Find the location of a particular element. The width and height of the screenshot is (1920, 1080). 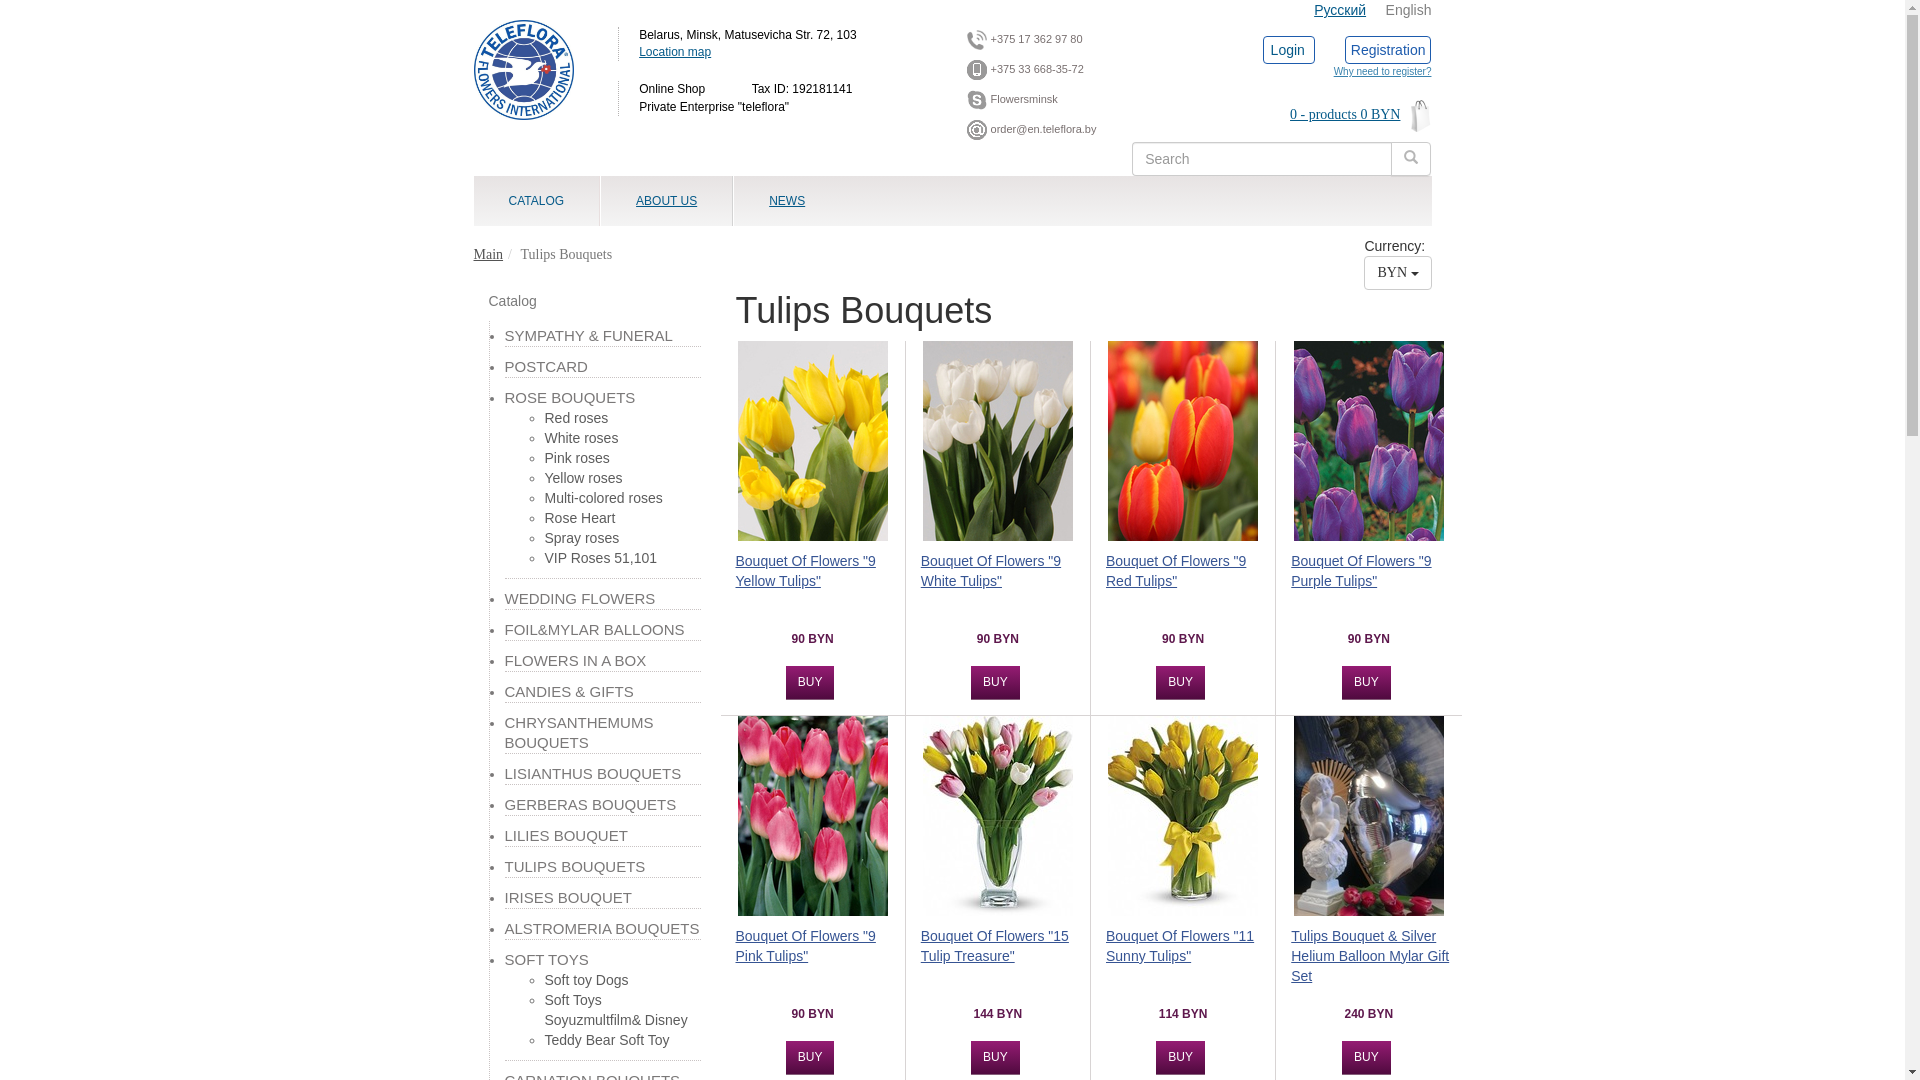

'Registration' is located at coordinates (1387, 49).